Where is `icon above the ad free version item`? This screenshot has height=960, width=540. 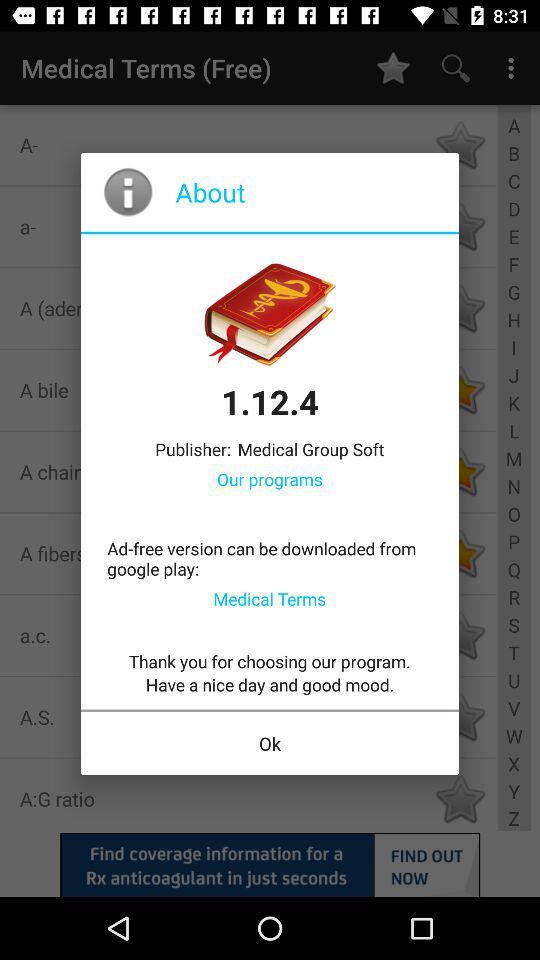 icon above the ad free version item is located at coordinates (270, 479).